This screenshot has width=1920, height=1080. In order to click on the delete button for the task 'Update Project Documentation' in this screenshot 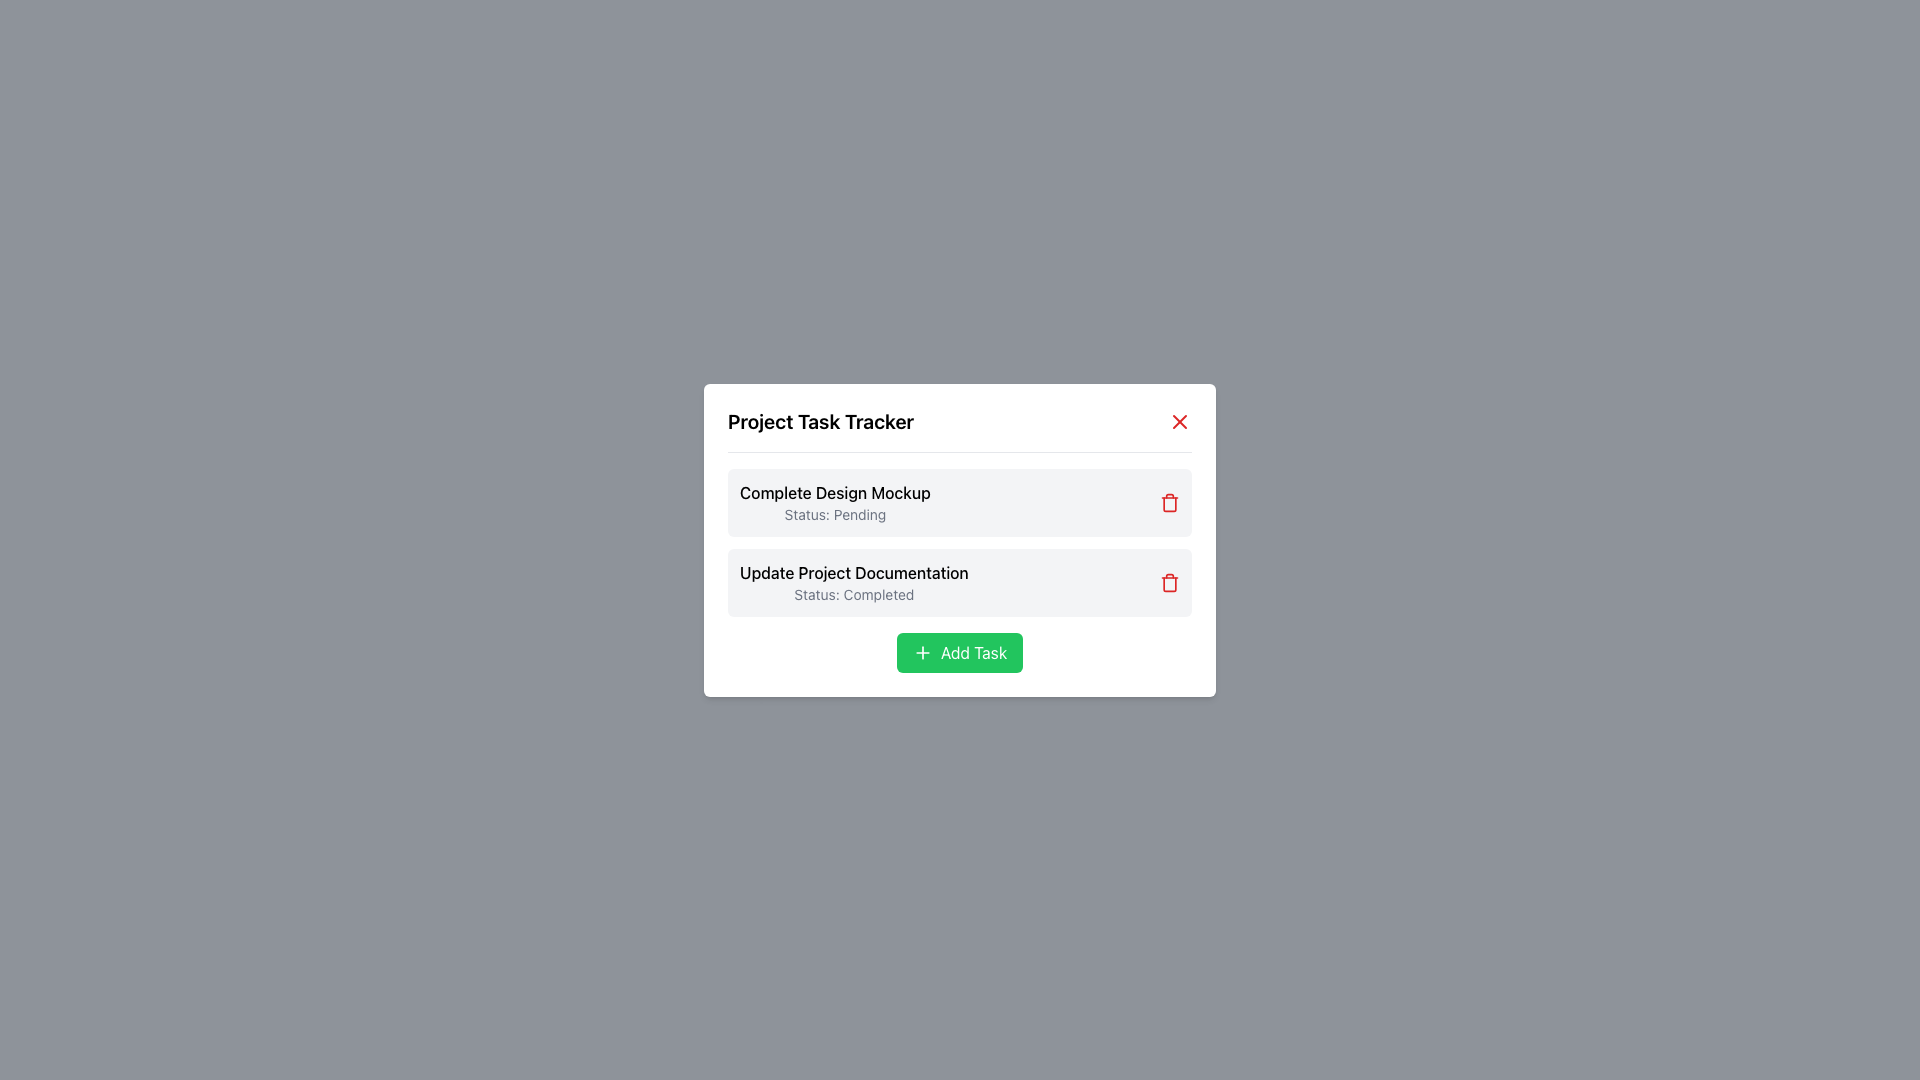, I will do `click(1170, 582)`.